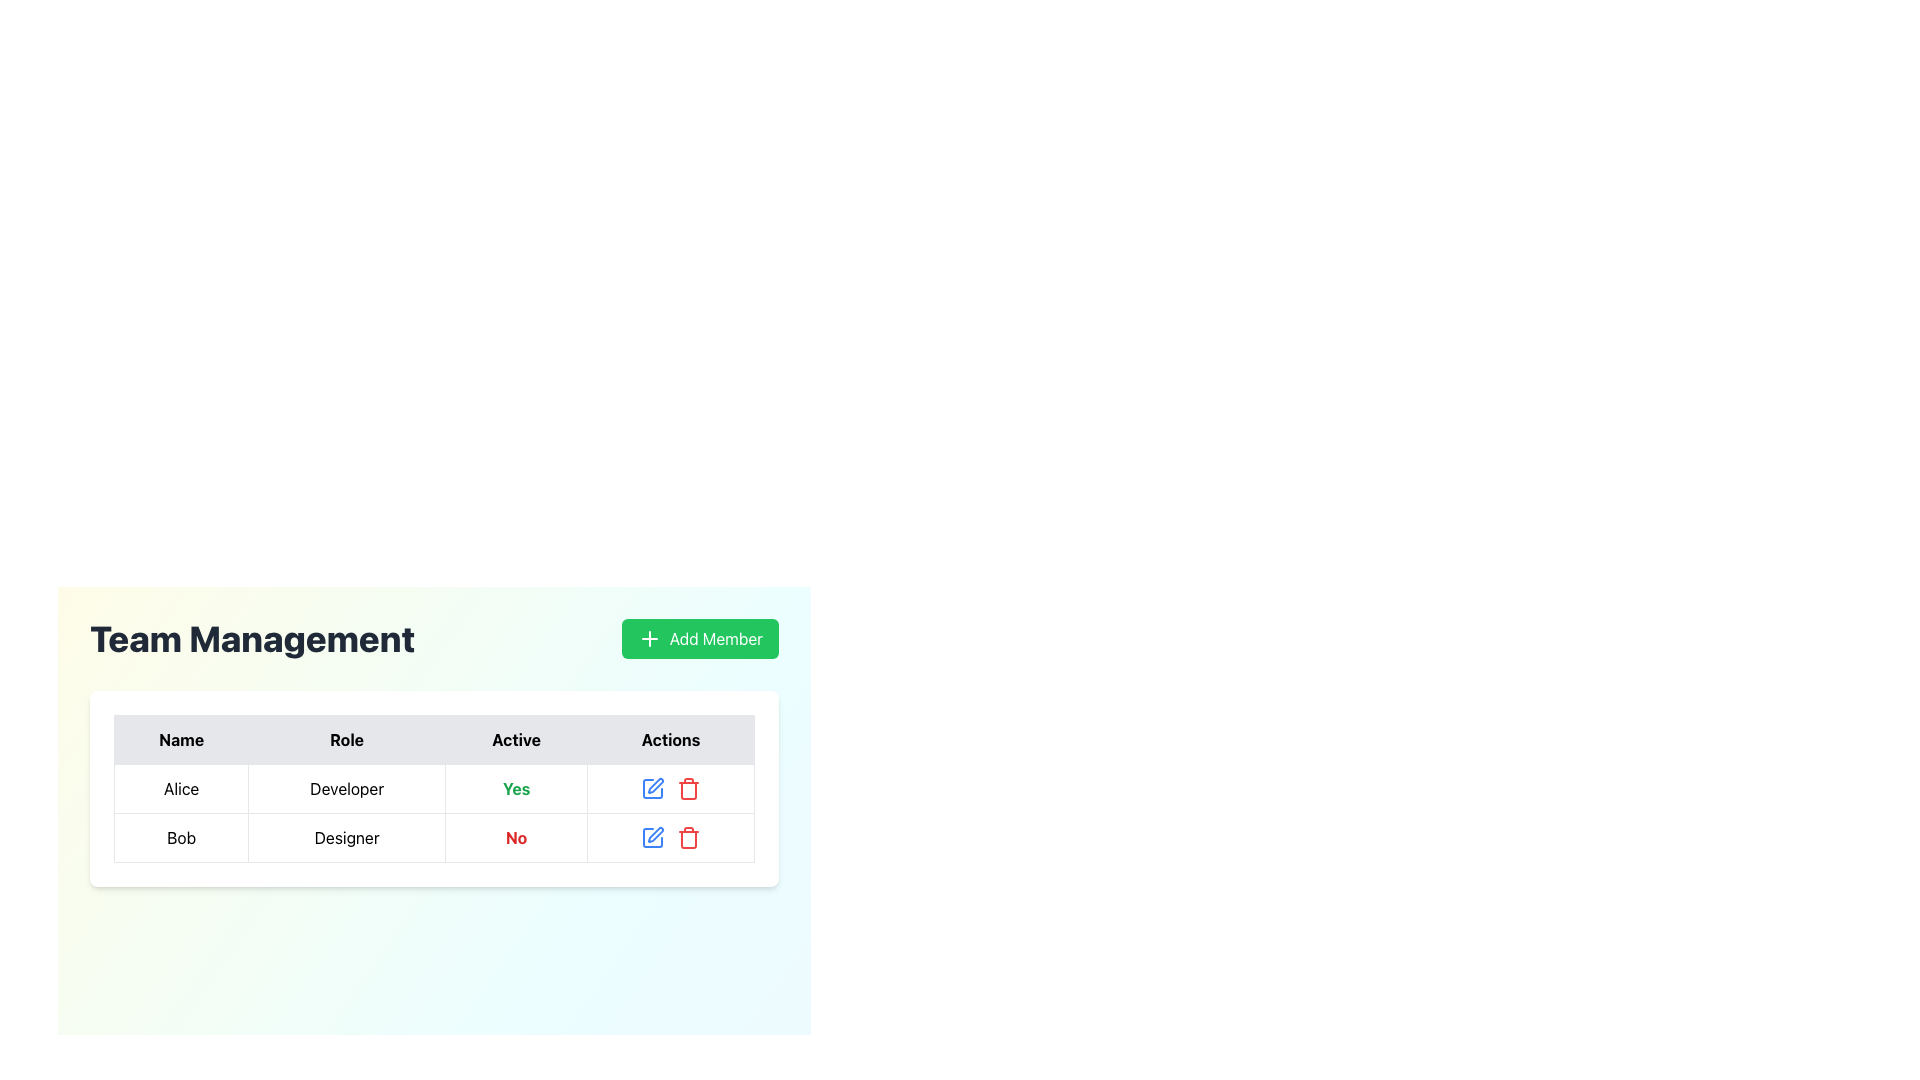 This screenshot has width=1920, height=1080. I want to click on the text label displaying 'Designer' in black font located in the 'Role' column of the table under the row for 'Bob', so click(347, 837).